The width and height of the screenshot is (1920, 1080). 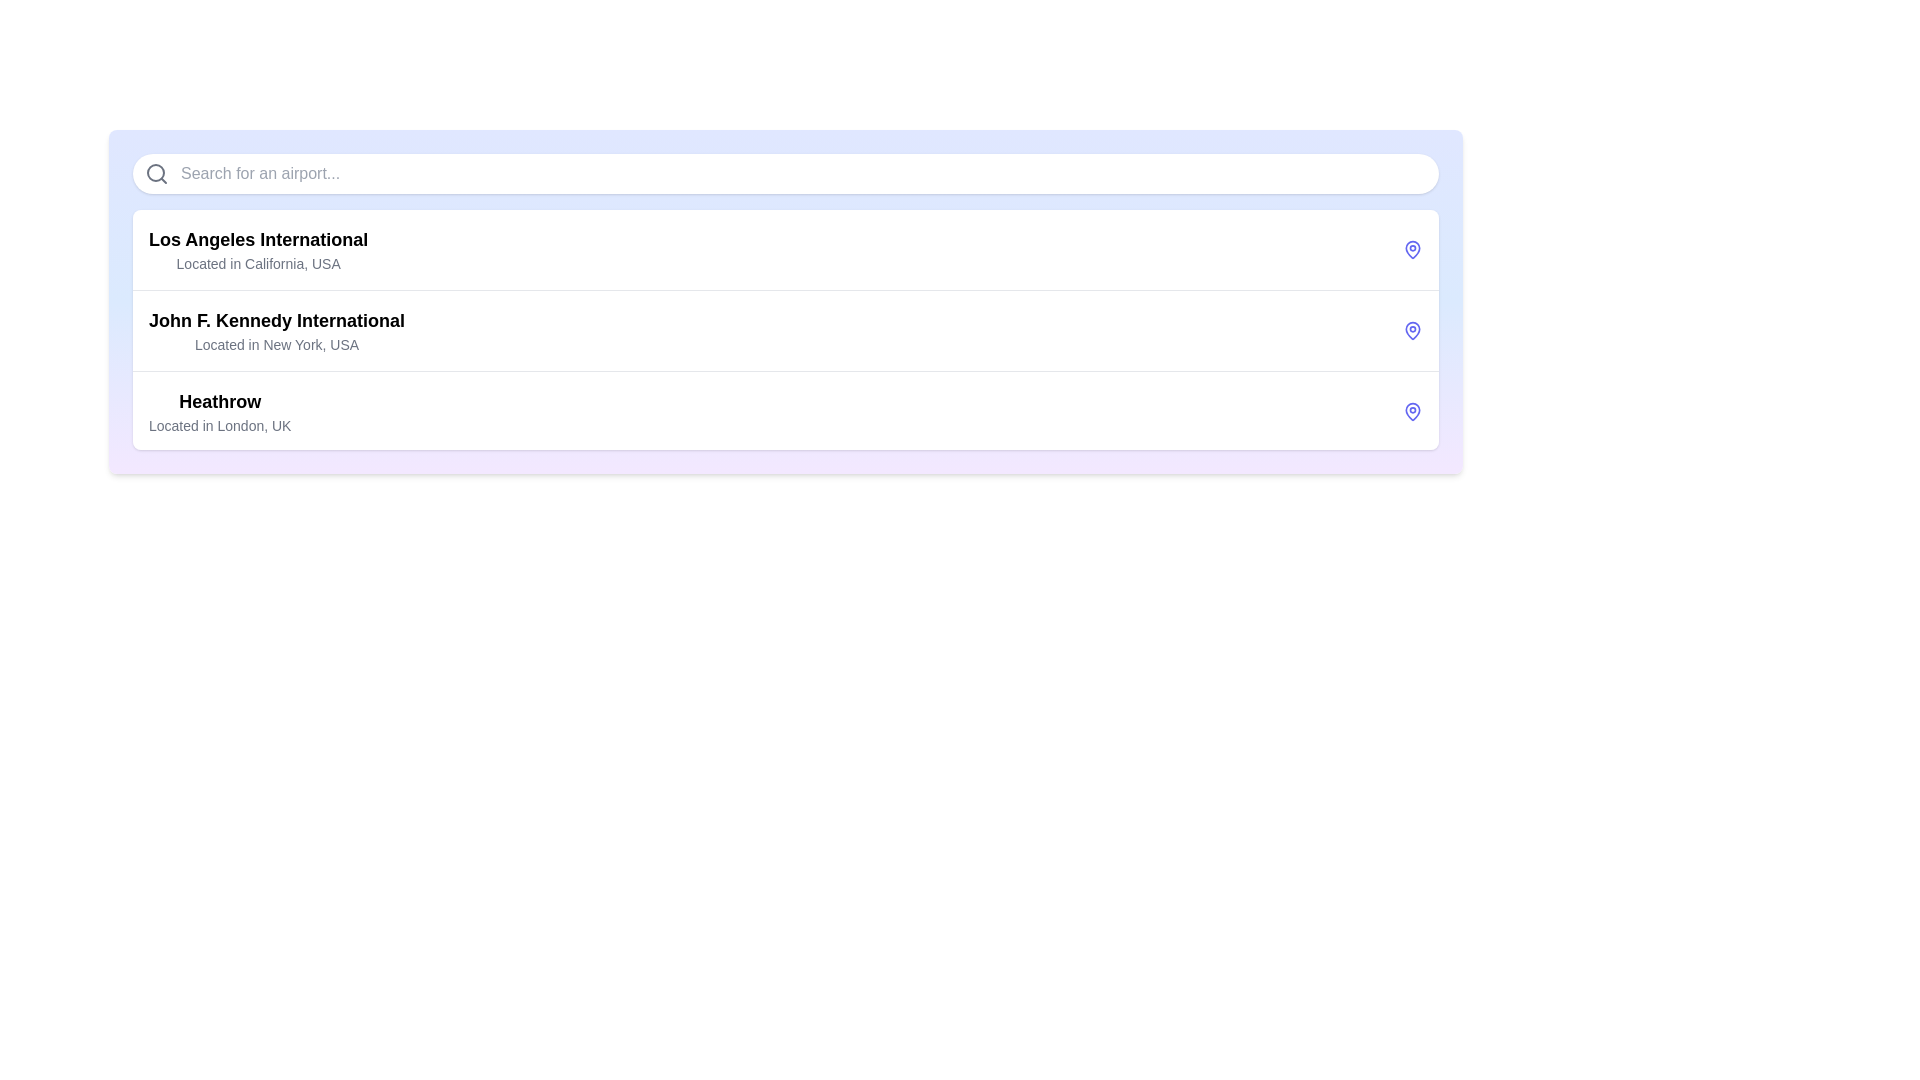 I want to click on the text label element reading 'Heathrow' for accessibility purposes, so click(x=220, y=401).